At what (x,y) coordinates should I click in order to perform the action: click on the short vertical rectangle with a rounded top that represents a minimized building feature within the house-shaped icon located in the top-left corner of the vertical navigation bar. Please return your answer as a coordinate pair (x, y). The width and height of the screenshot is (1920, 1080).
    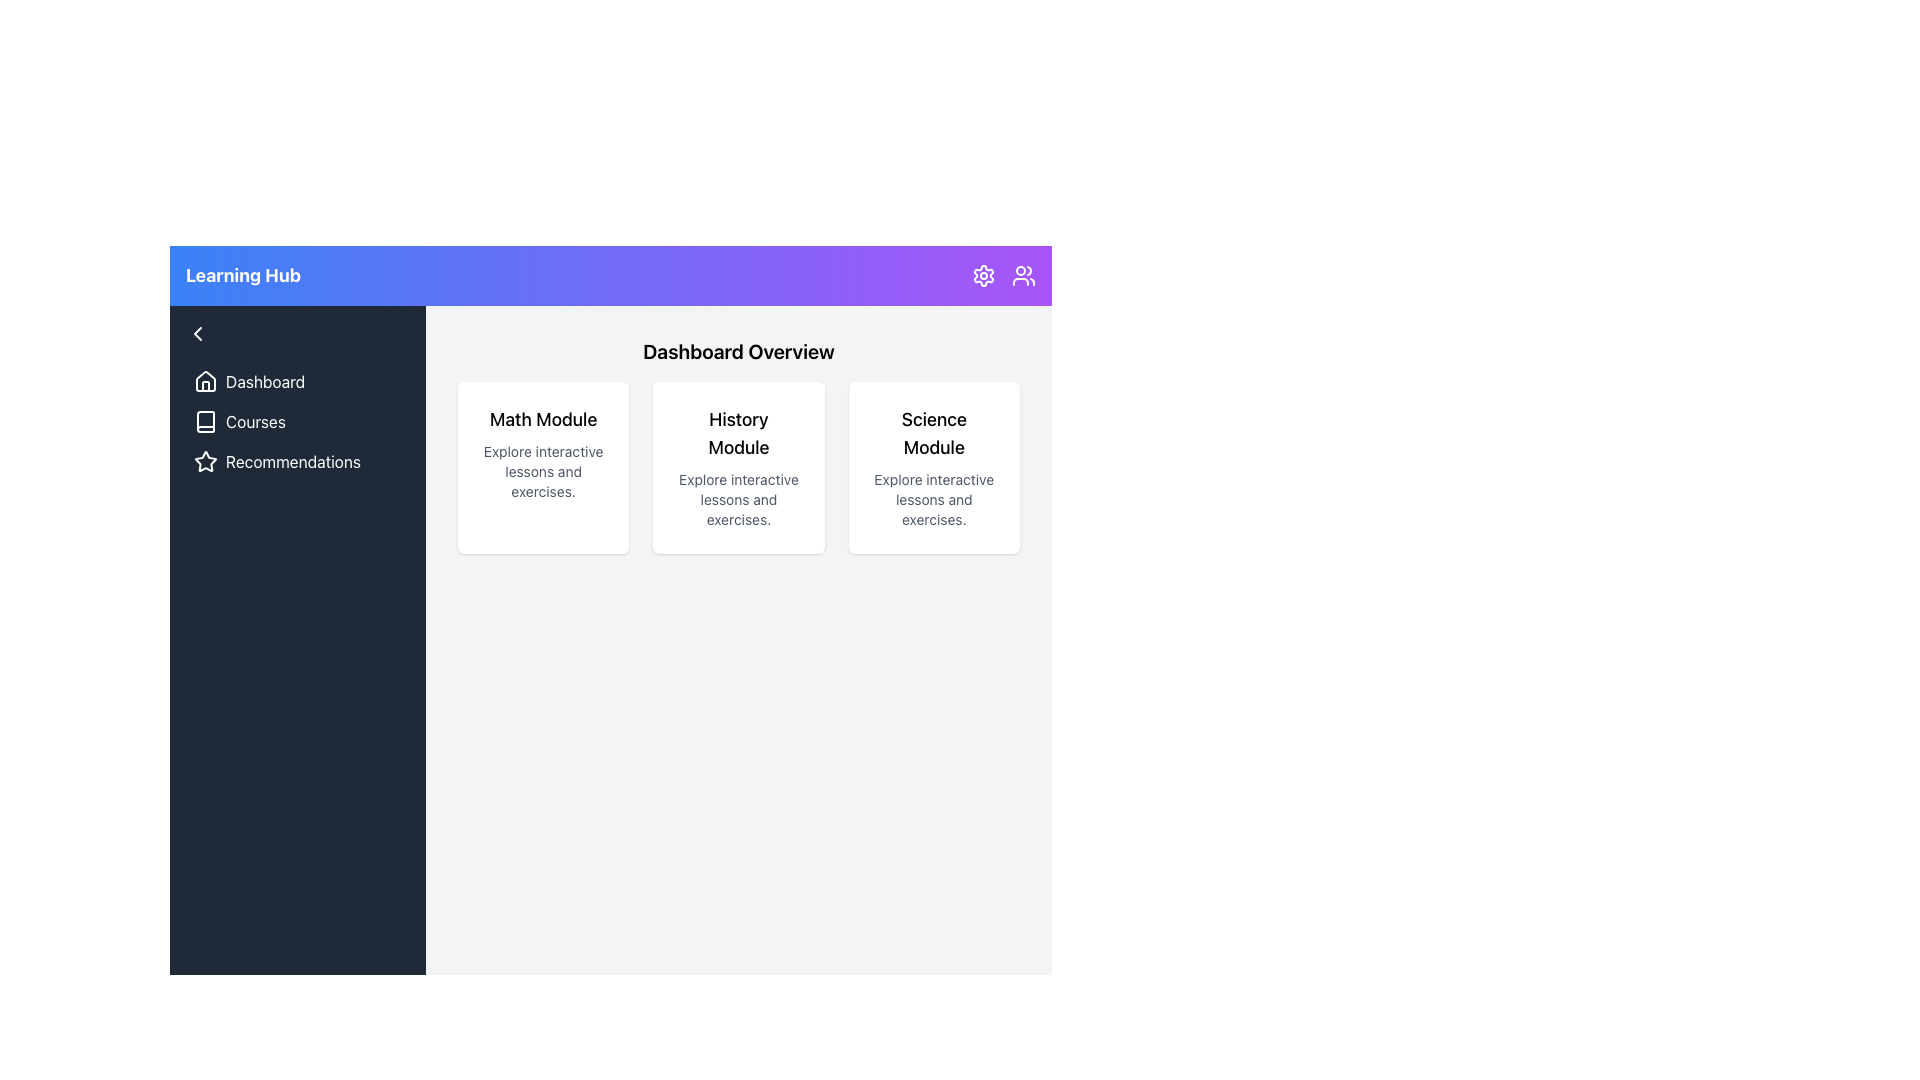
    Looking at the image, I should click on (206, 386).